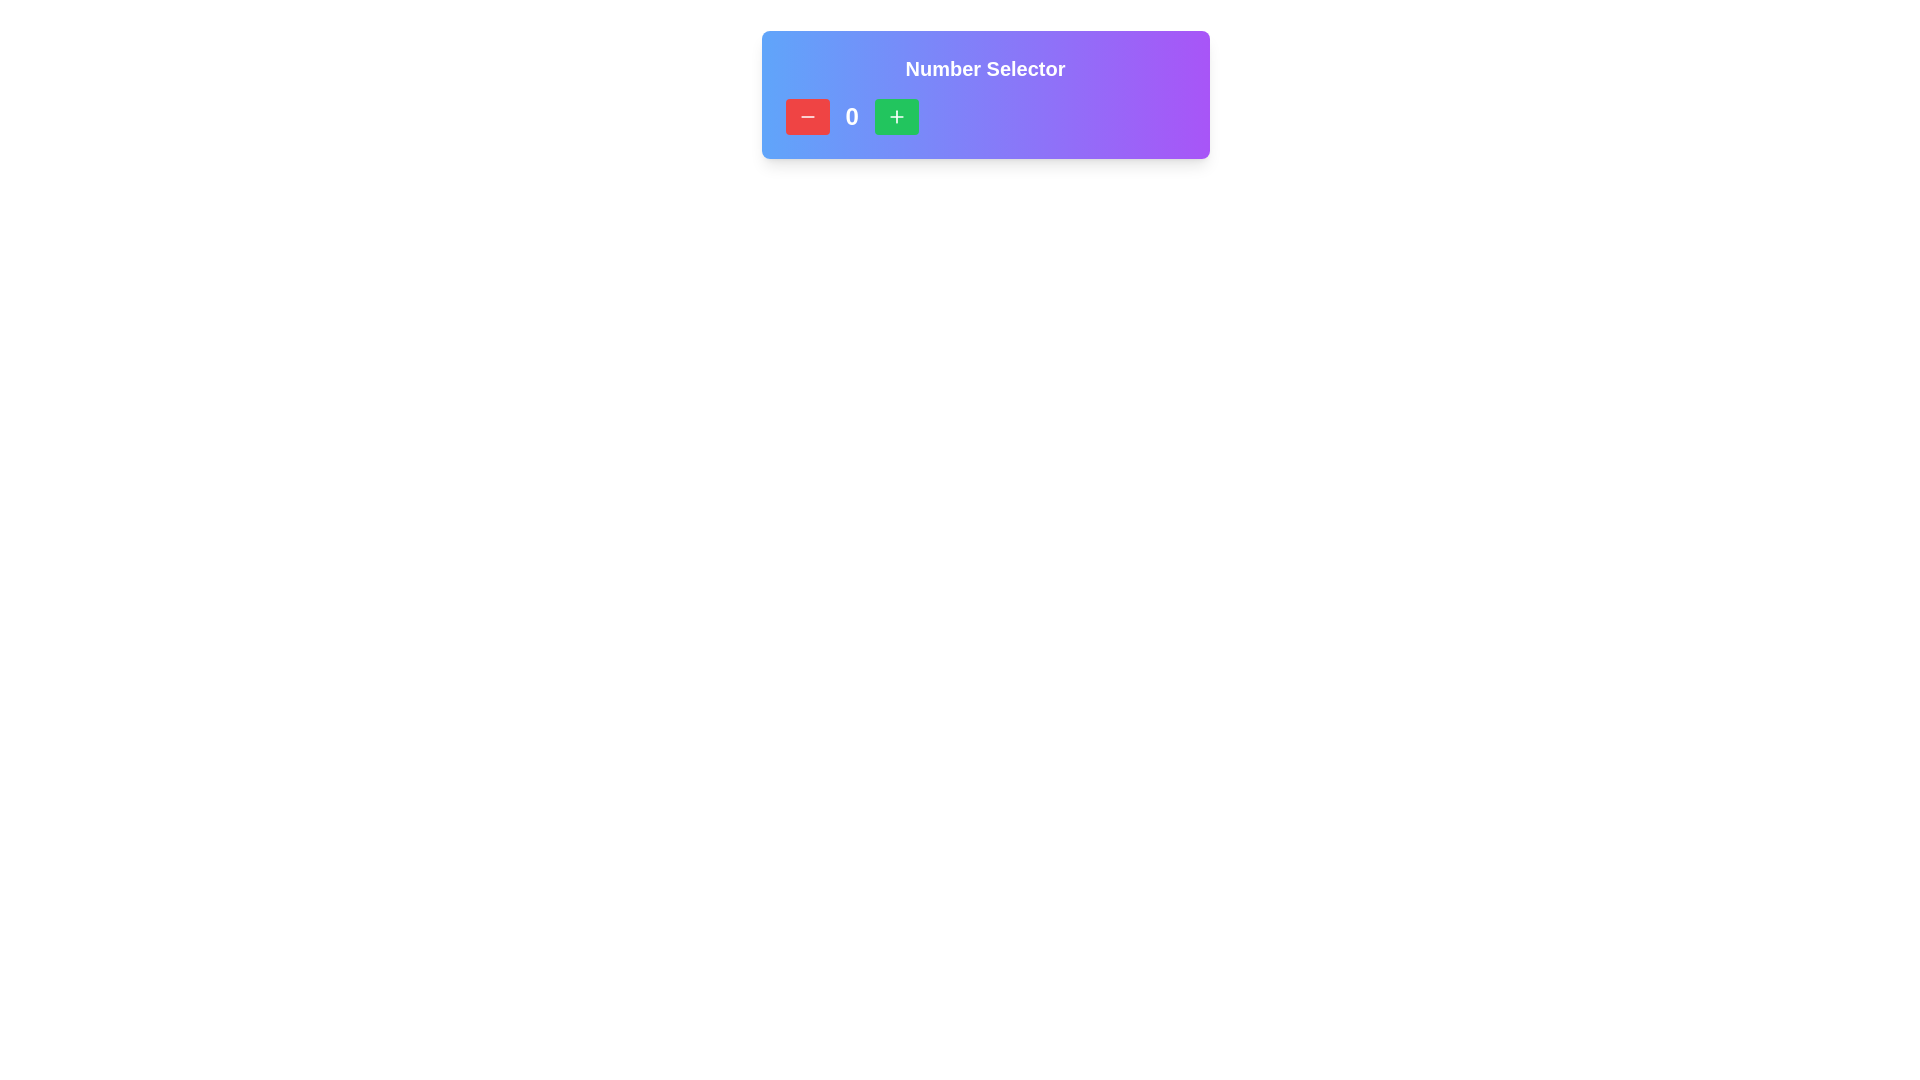  I want to click on the red minus icon located at the leftmost side of the Number Selector component to decrement the value, so click(807, 116).